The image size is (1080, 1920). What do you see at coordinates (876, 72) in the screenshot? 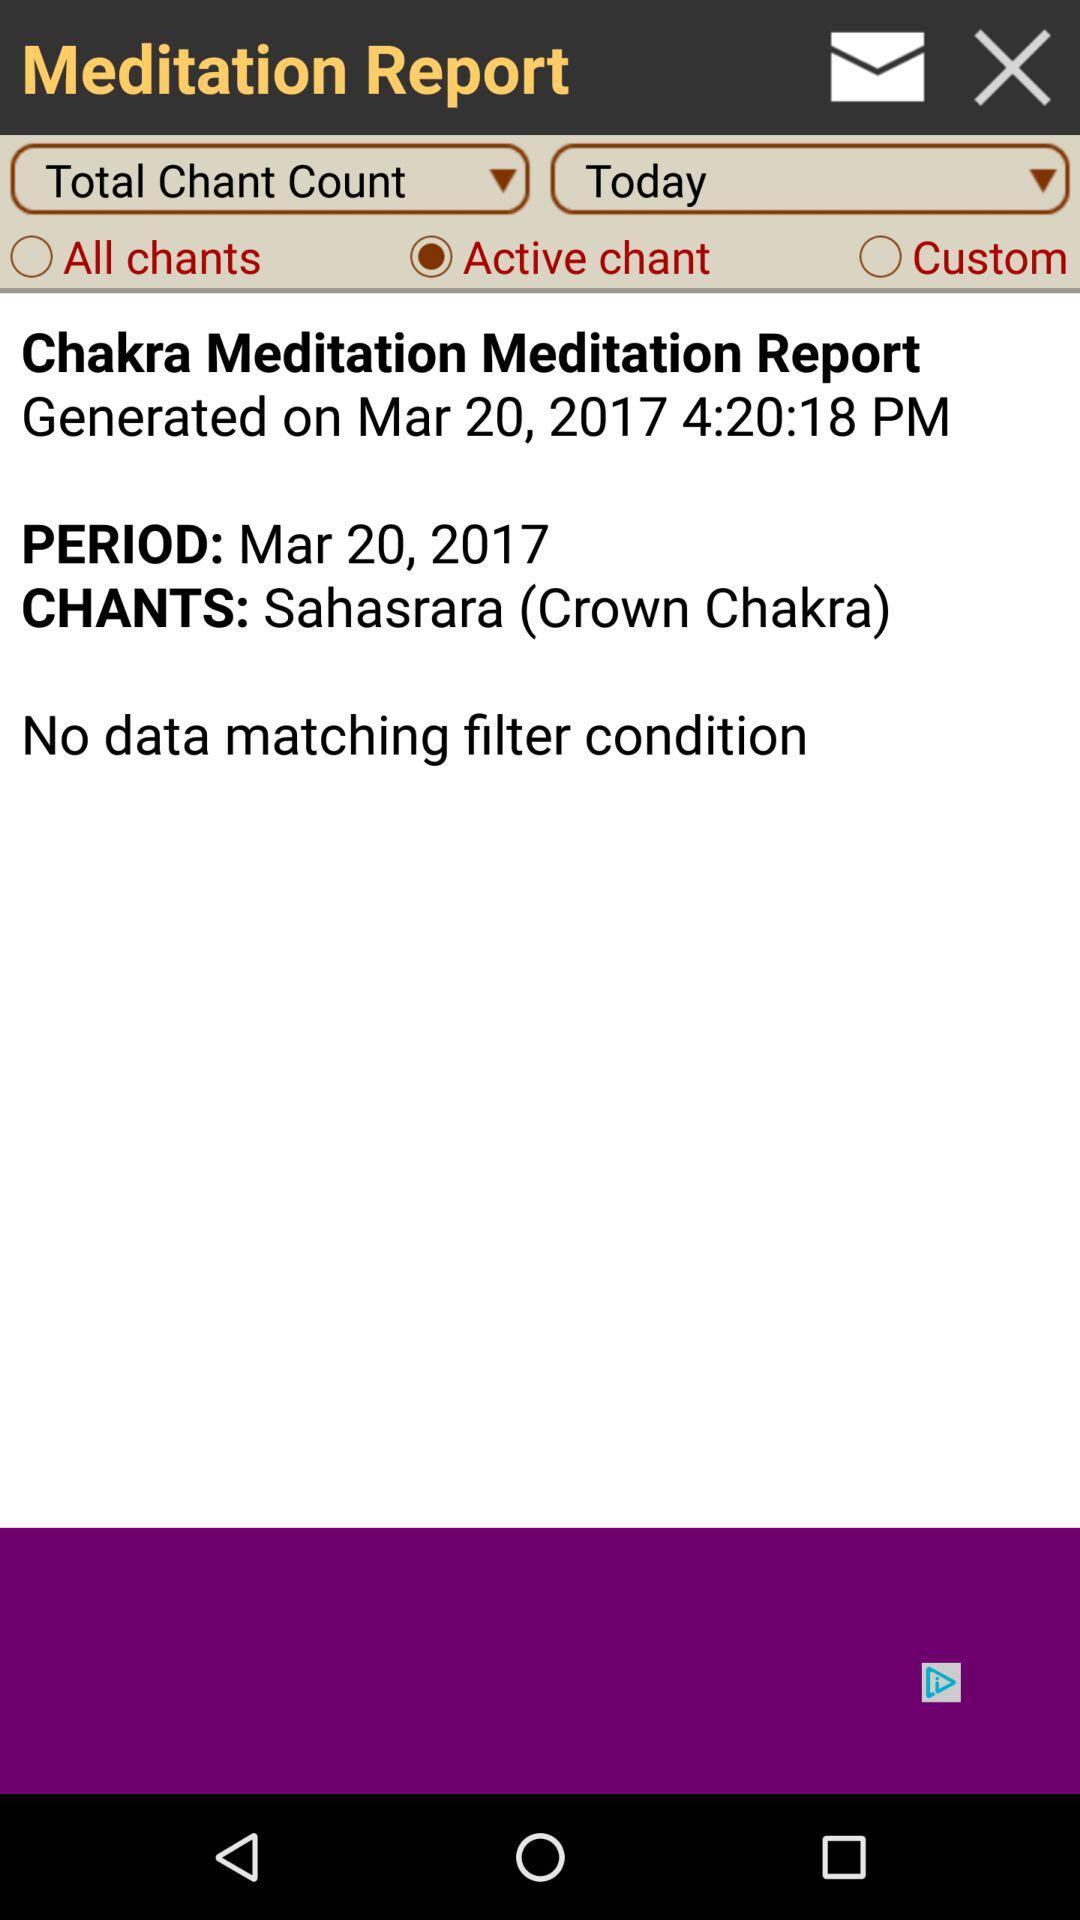
I see `the email icon` at bounding box center [876, 72].